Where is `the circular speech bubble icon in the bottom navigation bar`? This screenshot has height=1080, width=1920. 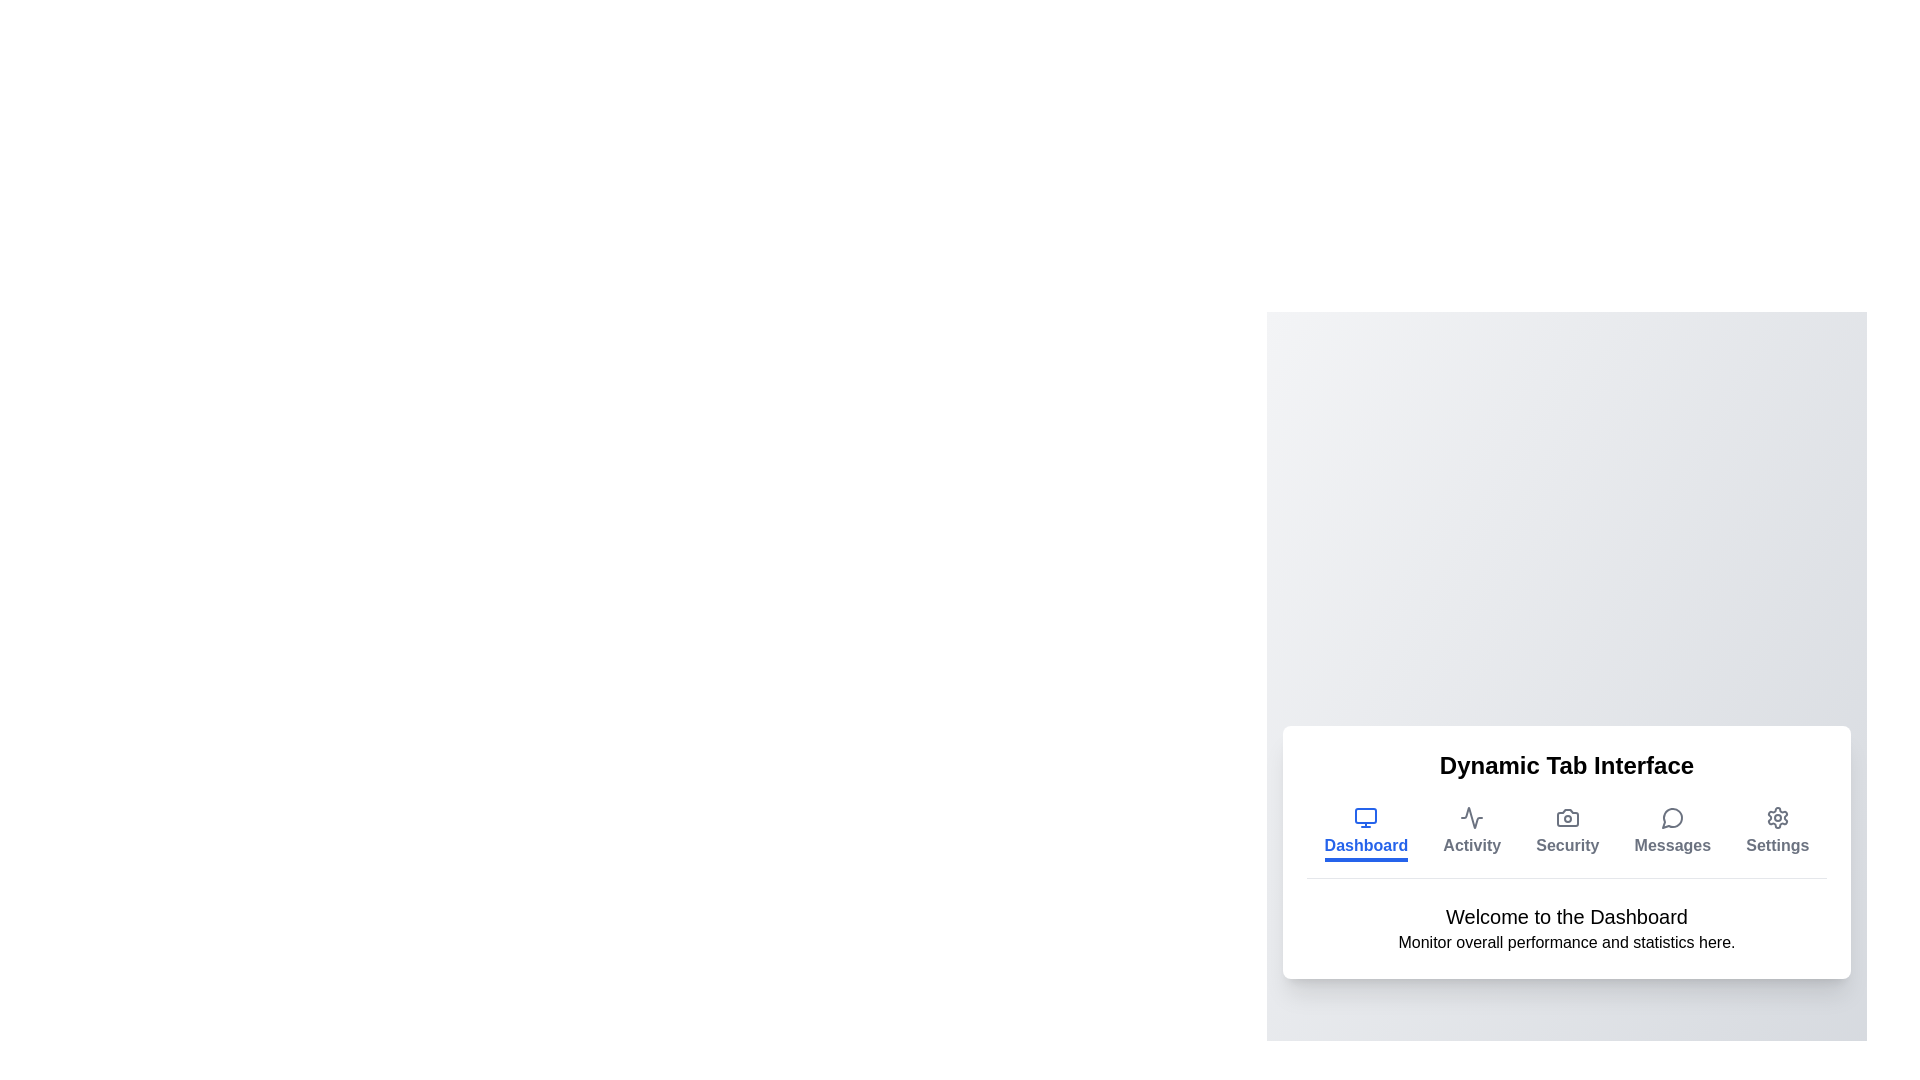
the circular speech bubble icon in the bottom navigation bar is located at coordinates (1672, 817).